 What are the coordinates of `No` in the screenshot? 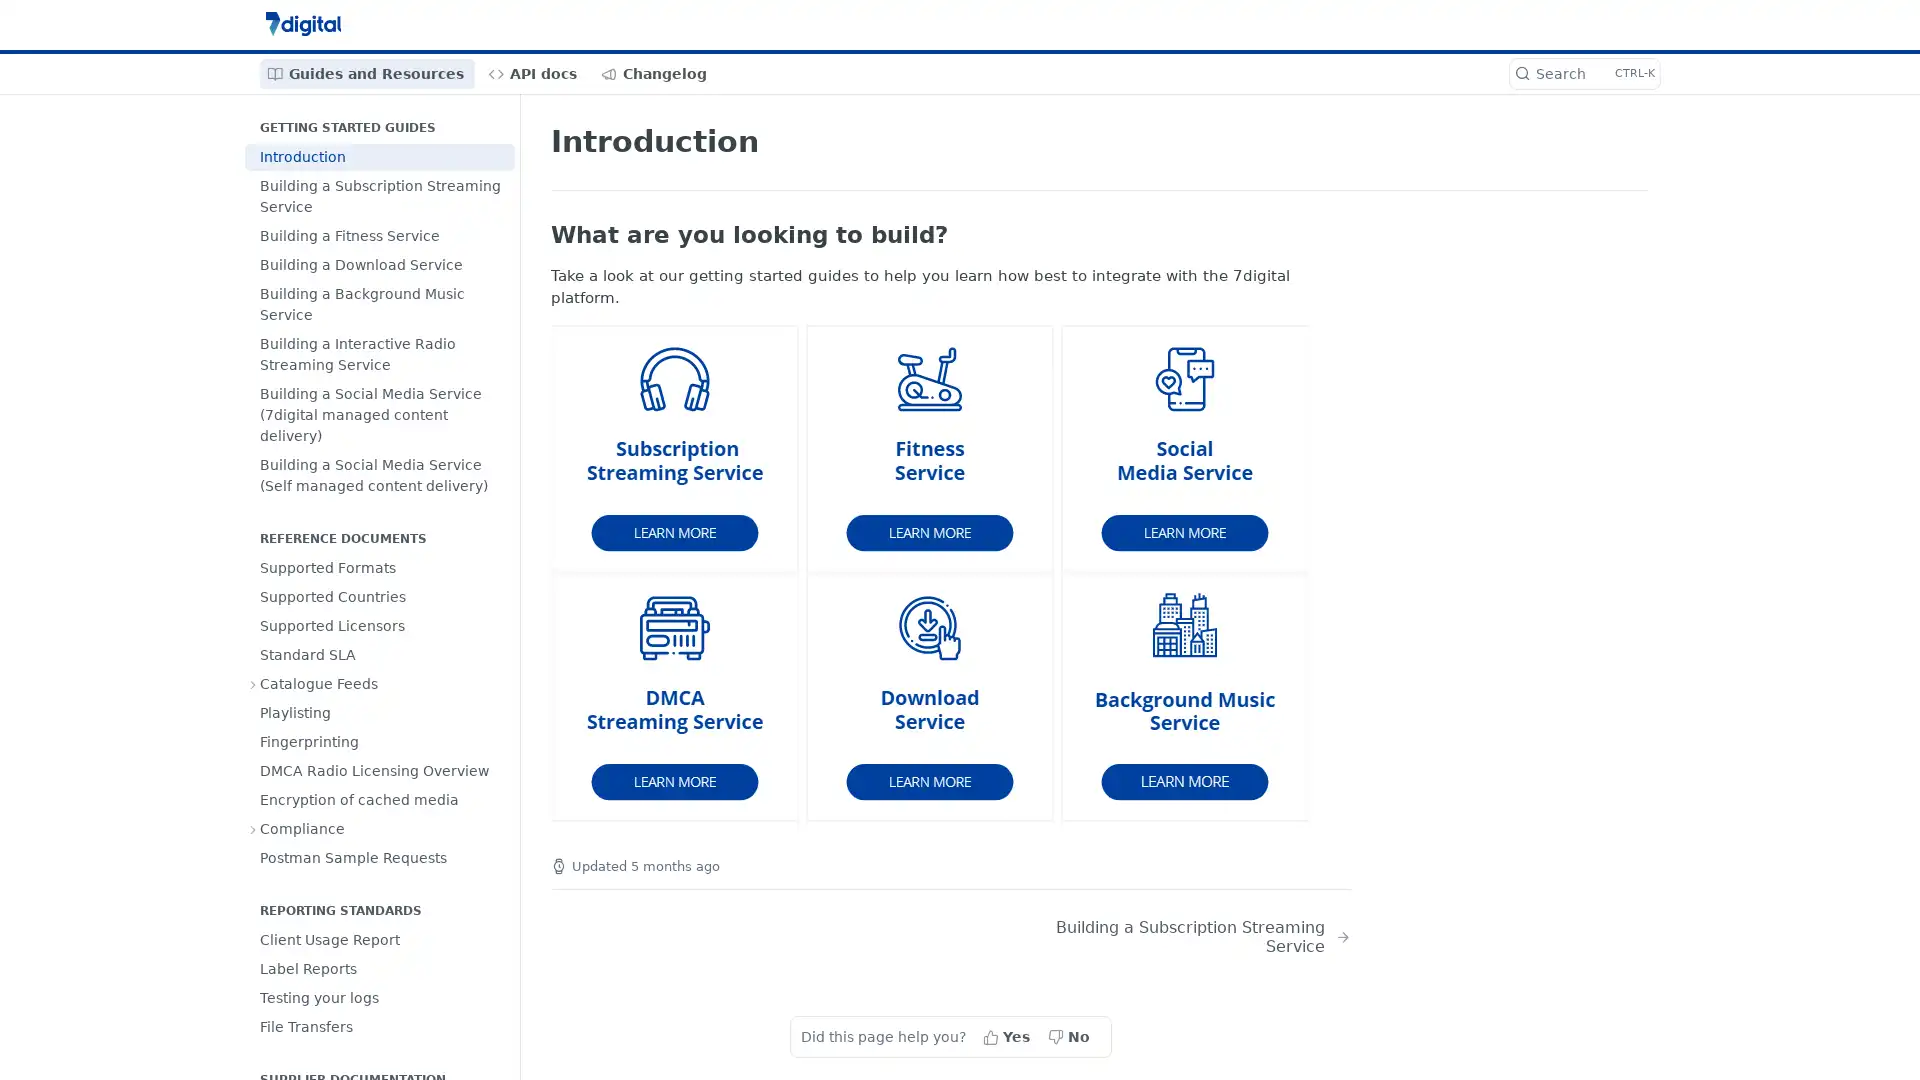 It's located at (1069, 1036).